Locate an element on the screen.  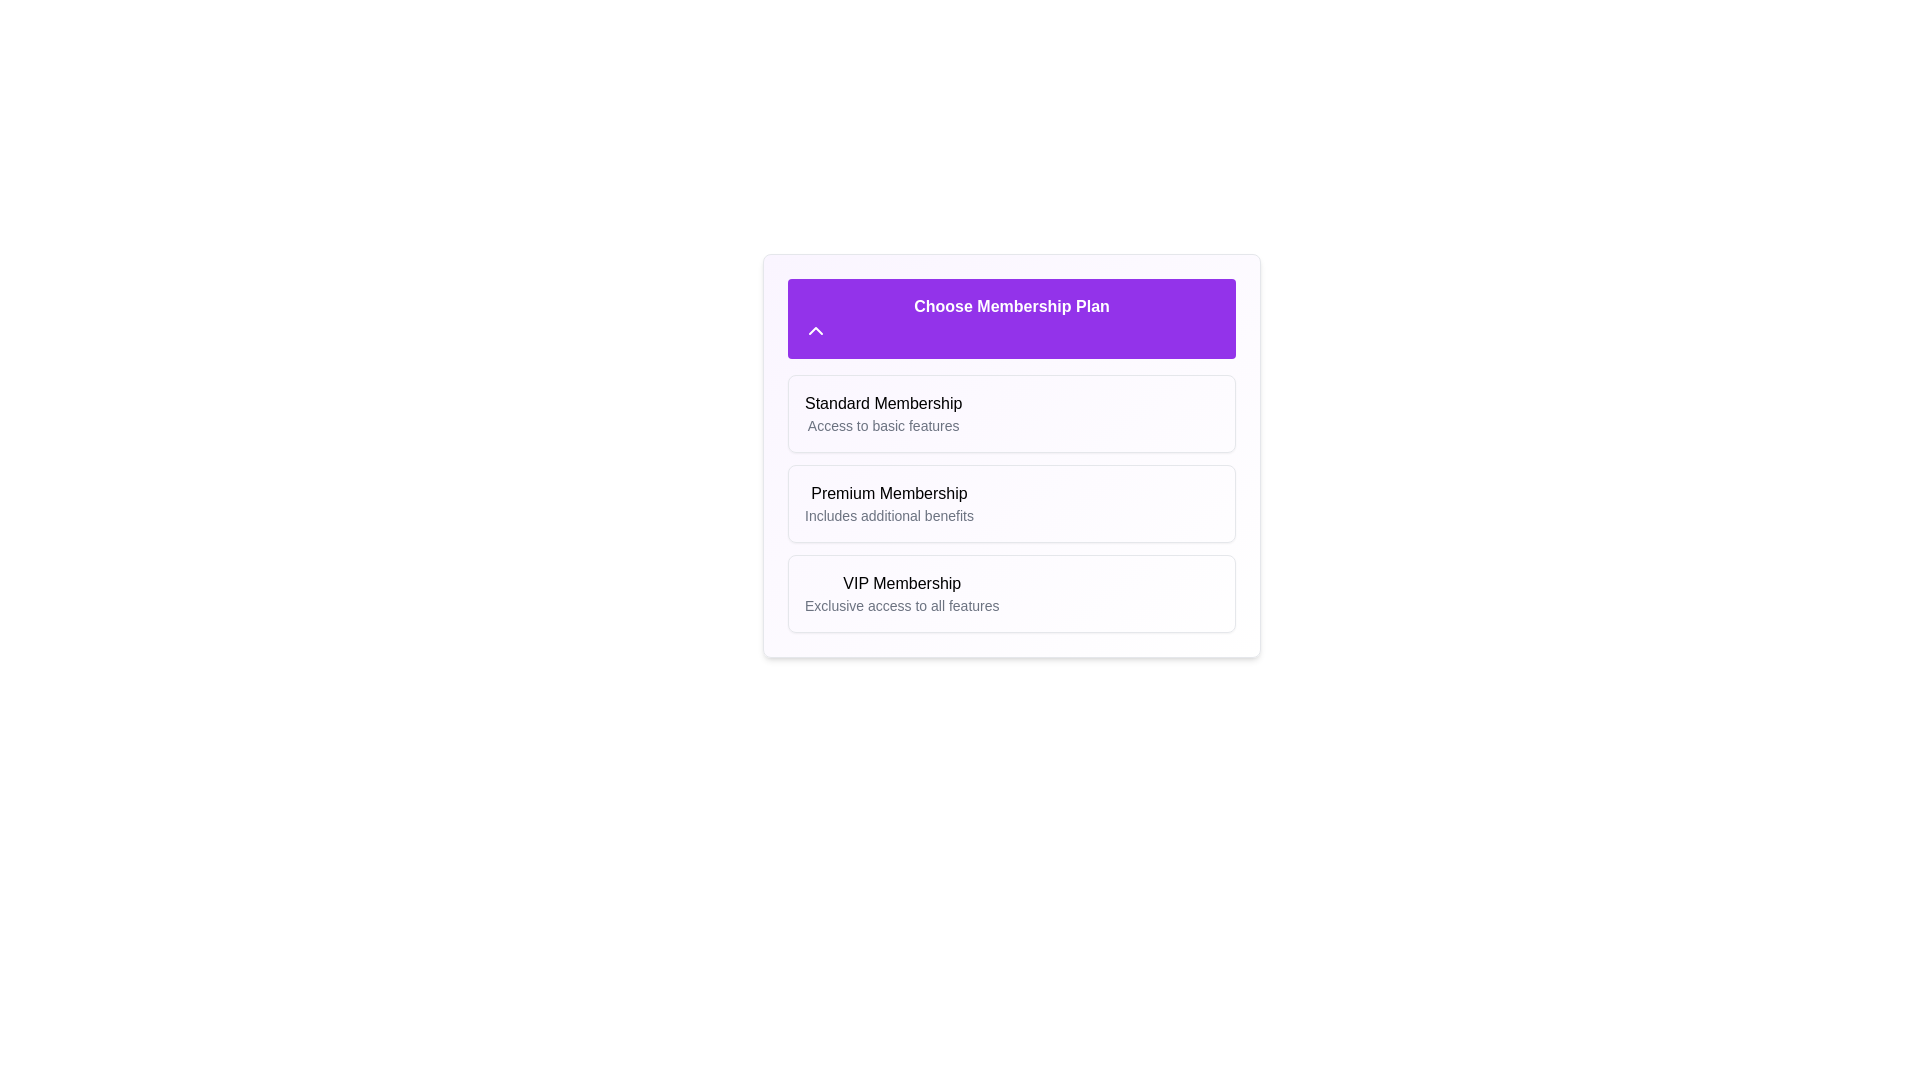
the vibrant purple button labeled 'Choose Membership Plan' with white bold text and an upward-pointing arrow icon to interact with its function is located at coordinates (1012, 318).